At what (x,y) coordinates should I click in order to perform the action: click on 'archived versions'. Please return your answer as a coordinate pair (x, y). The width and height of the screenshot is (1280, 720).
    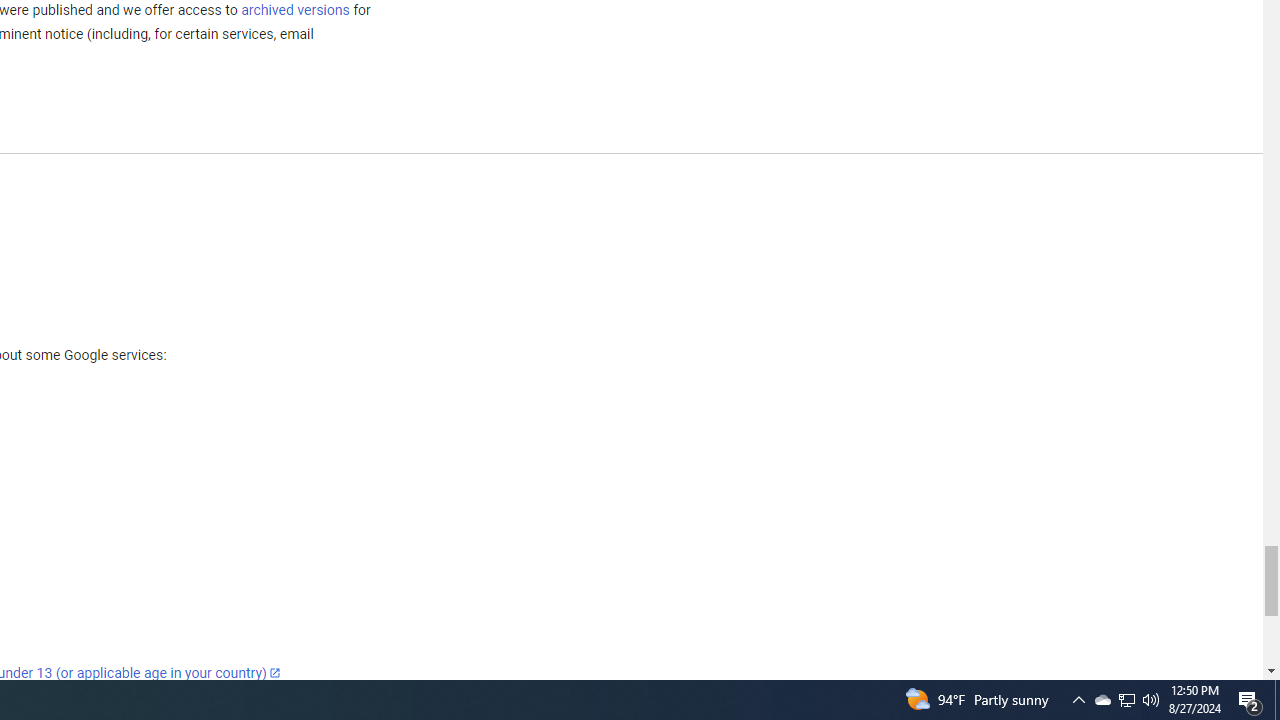
    Looking at the image, I should click on (294, 9).